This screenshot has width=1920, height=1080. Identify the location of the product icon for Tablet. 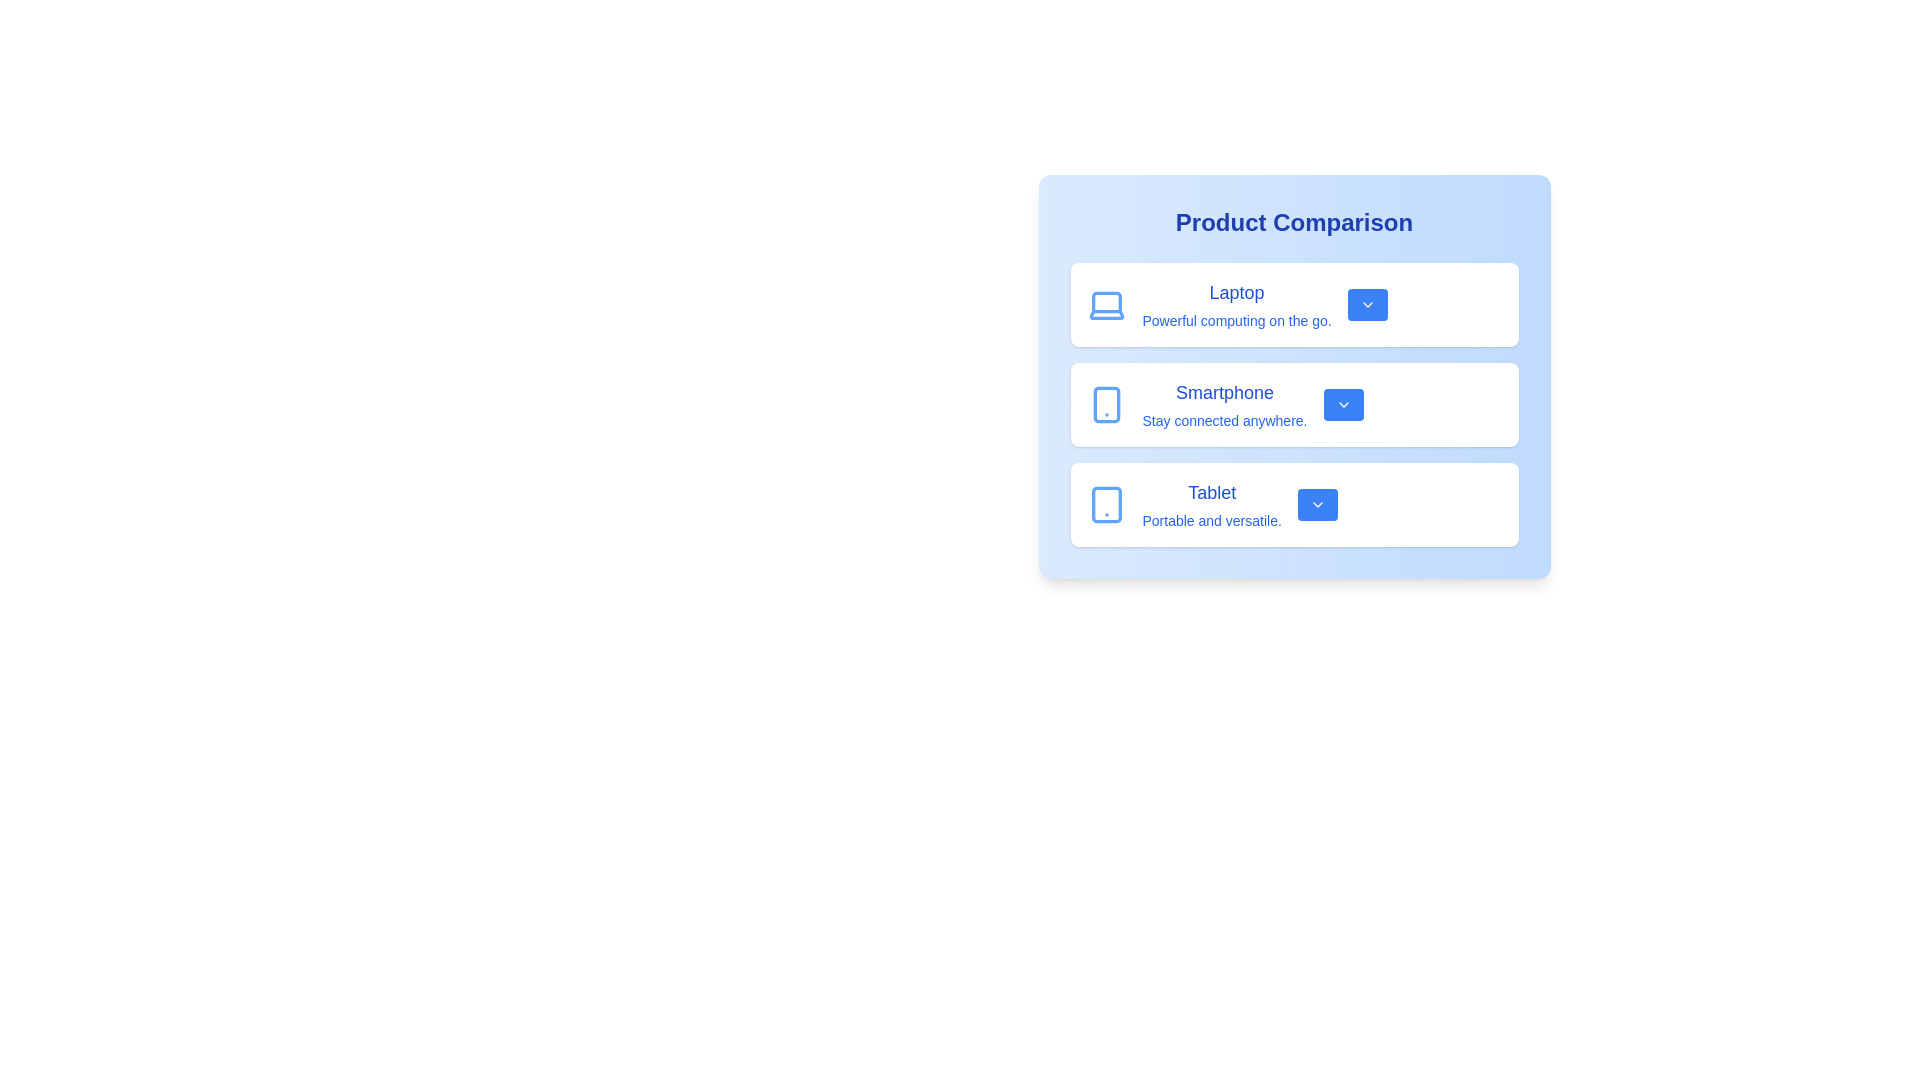
(1105, 504).